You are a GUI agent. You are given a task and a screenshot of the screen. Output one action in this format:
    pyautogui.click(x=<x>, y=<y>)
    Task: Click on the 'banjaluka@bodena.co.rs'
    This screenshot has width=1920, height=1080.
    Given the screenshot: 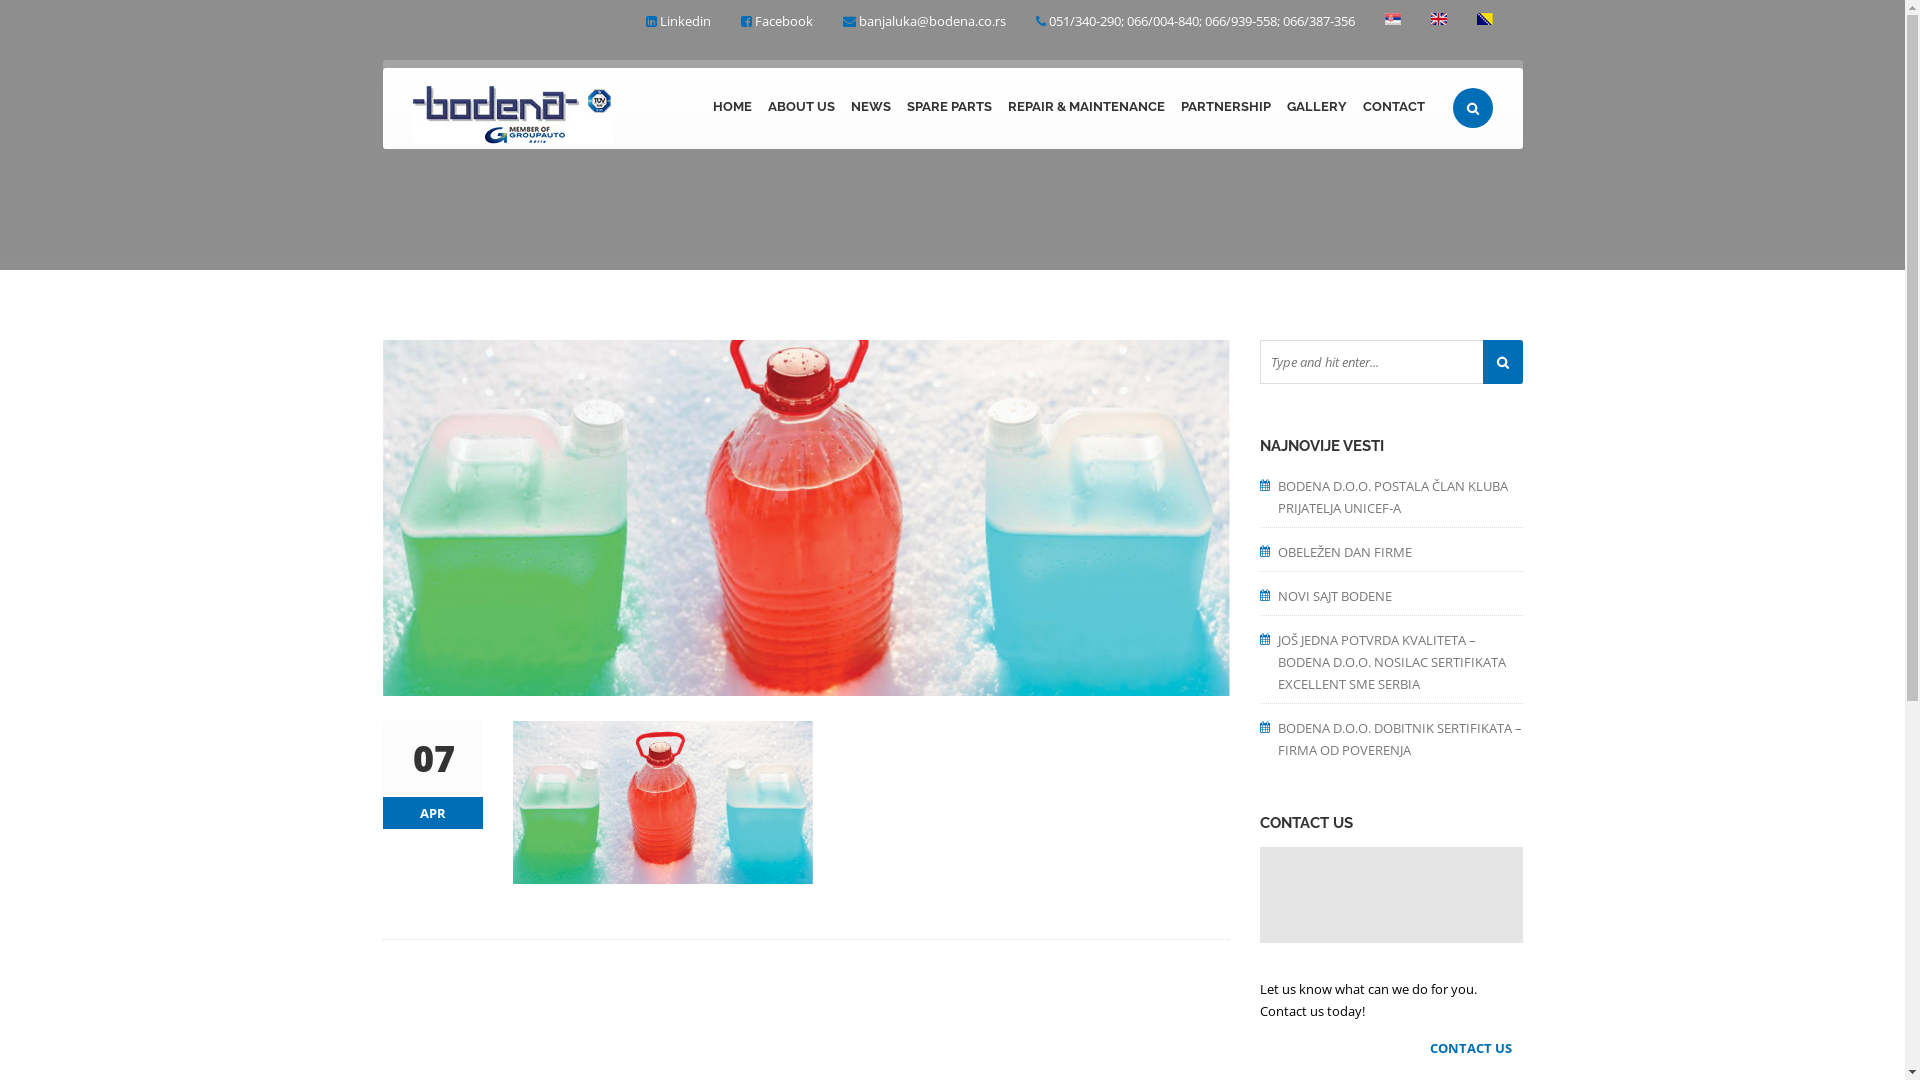 What is the action you would take?
    pyautogui.click(x=930, y=20)
    